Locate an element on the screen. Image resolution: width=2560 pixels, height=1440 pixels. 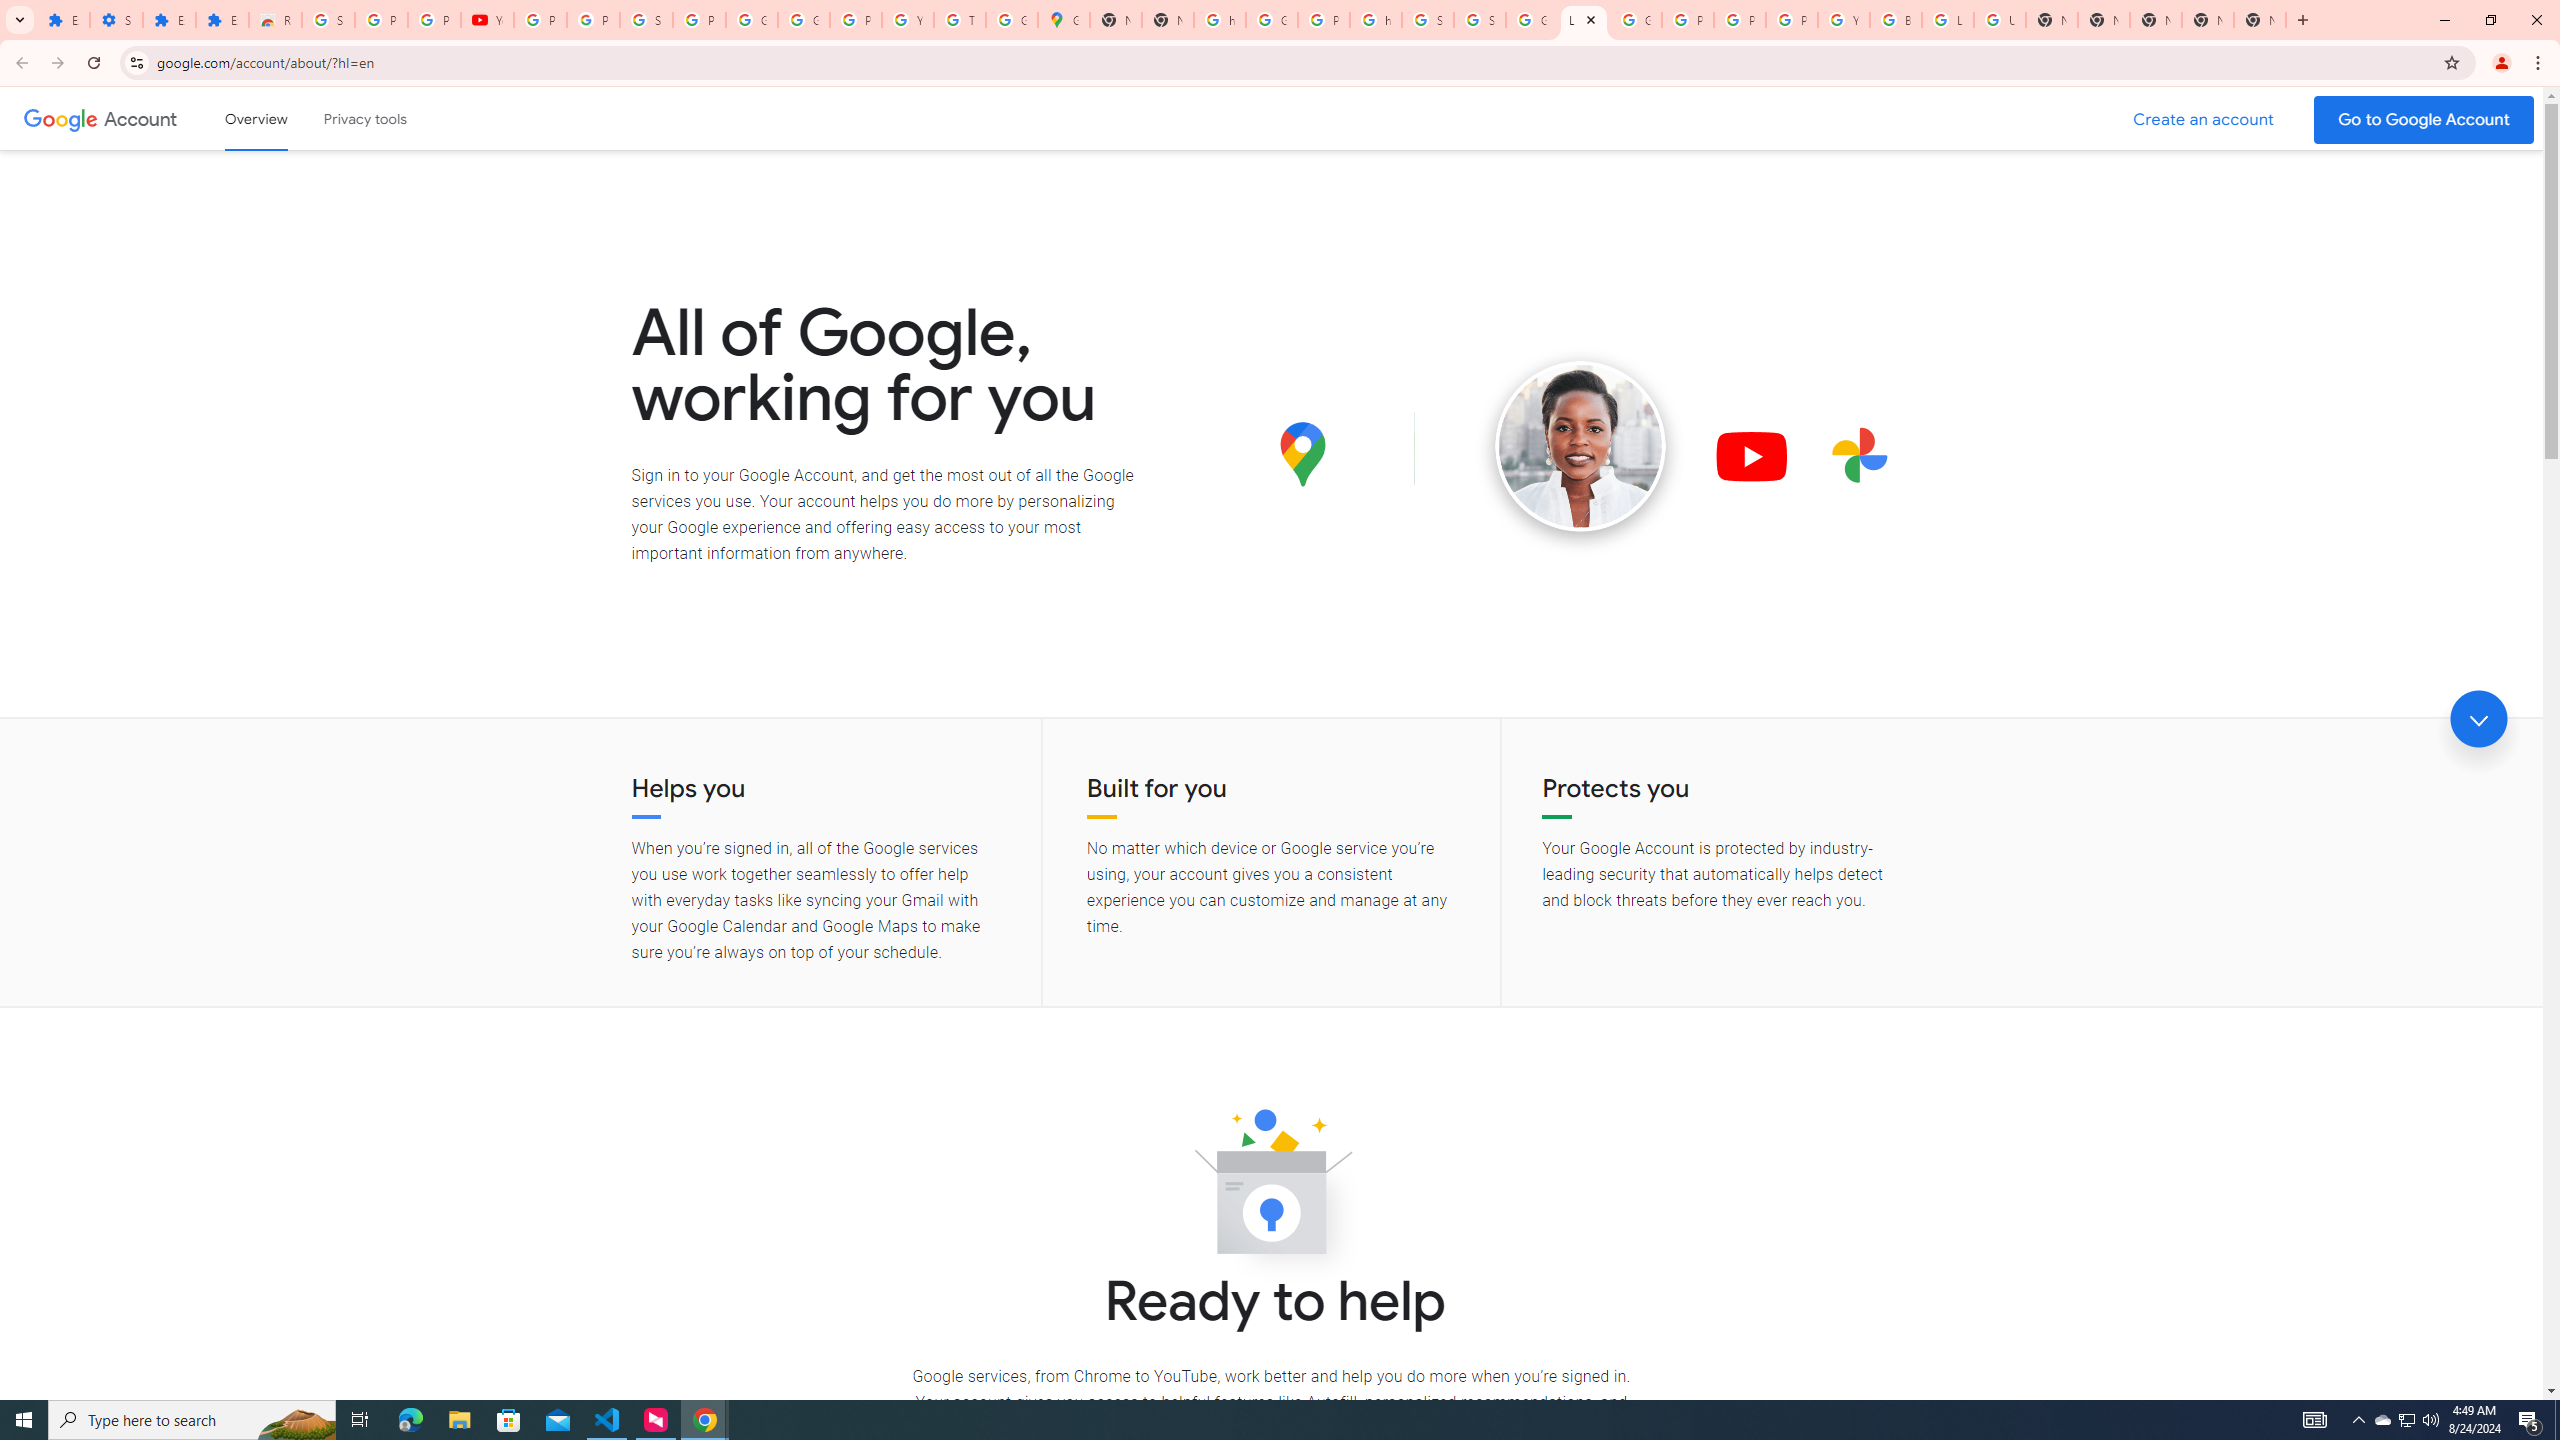
'Privacy tools' is located at coordinates (363, 118).